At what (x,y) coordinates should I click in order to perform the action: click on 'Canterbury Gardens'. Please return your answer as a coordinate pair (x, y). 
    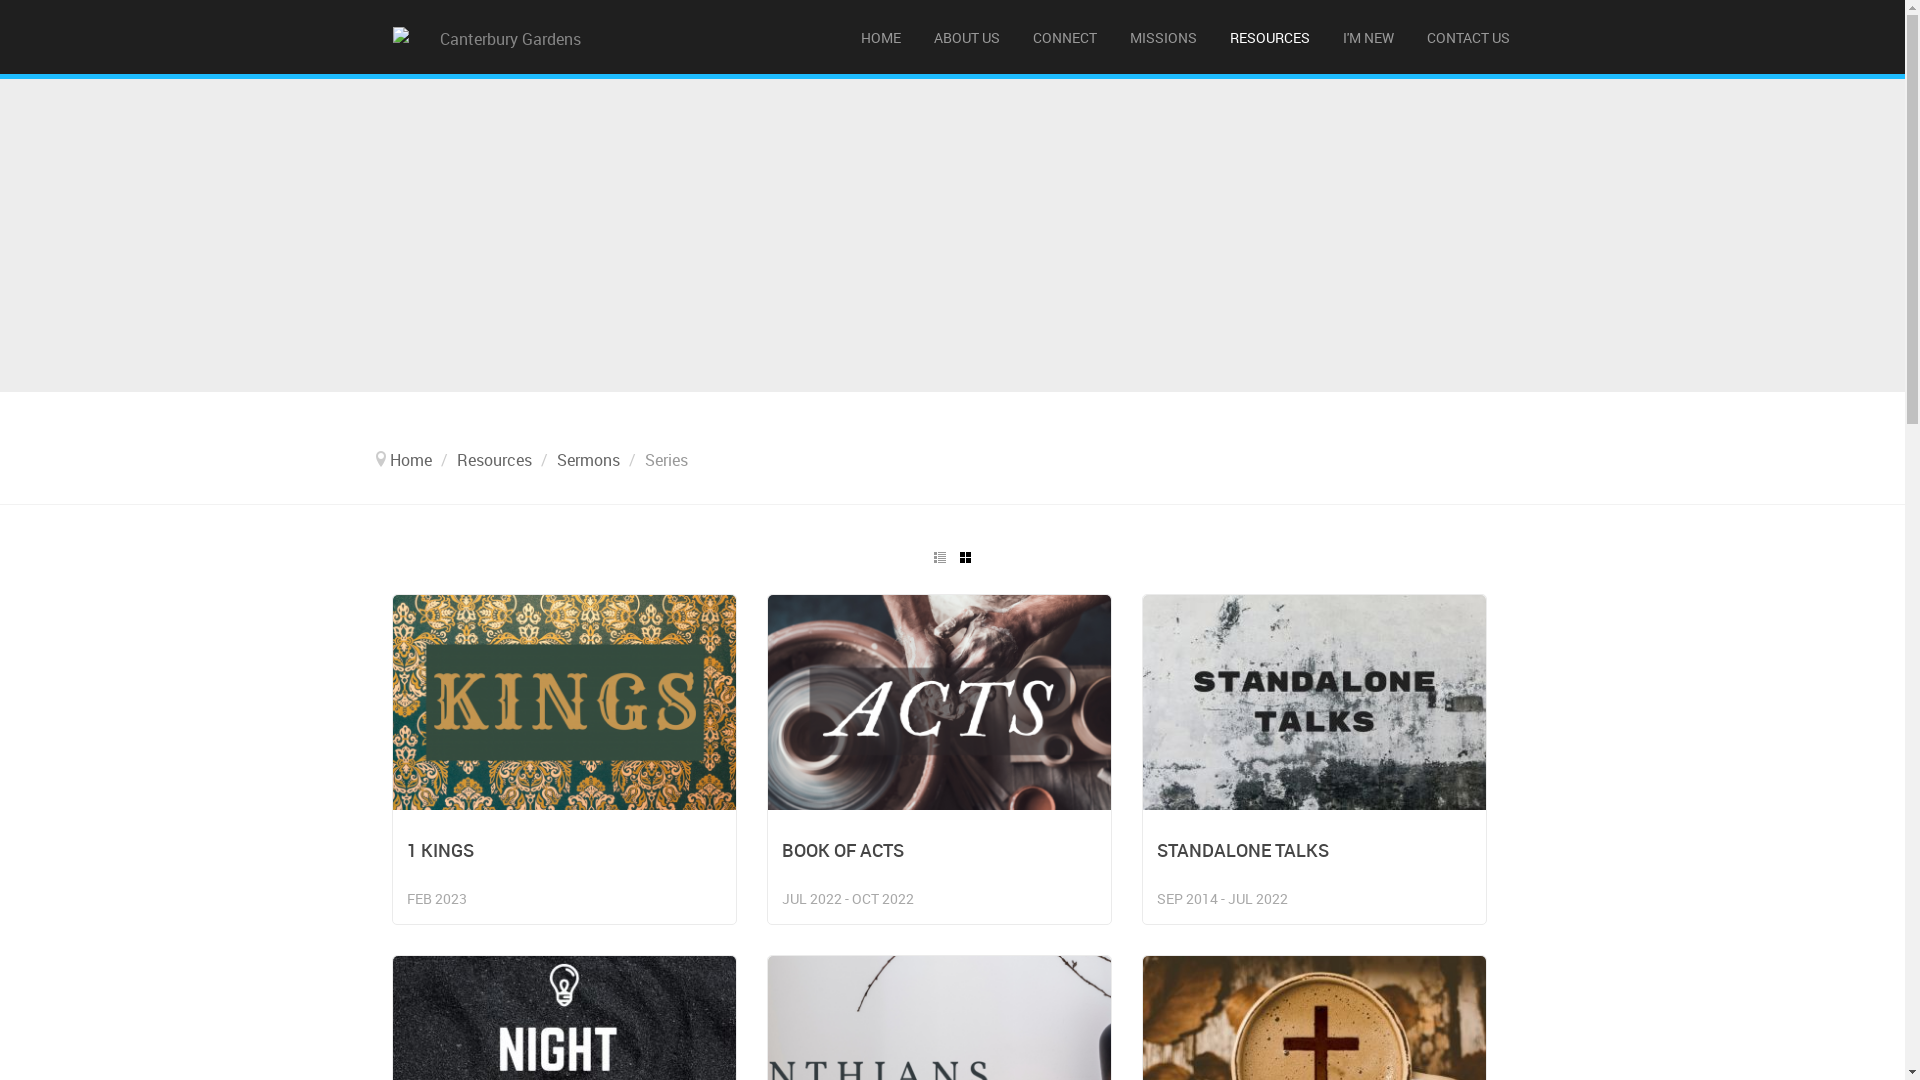
    Looking at the image, I should click on (502, 37).